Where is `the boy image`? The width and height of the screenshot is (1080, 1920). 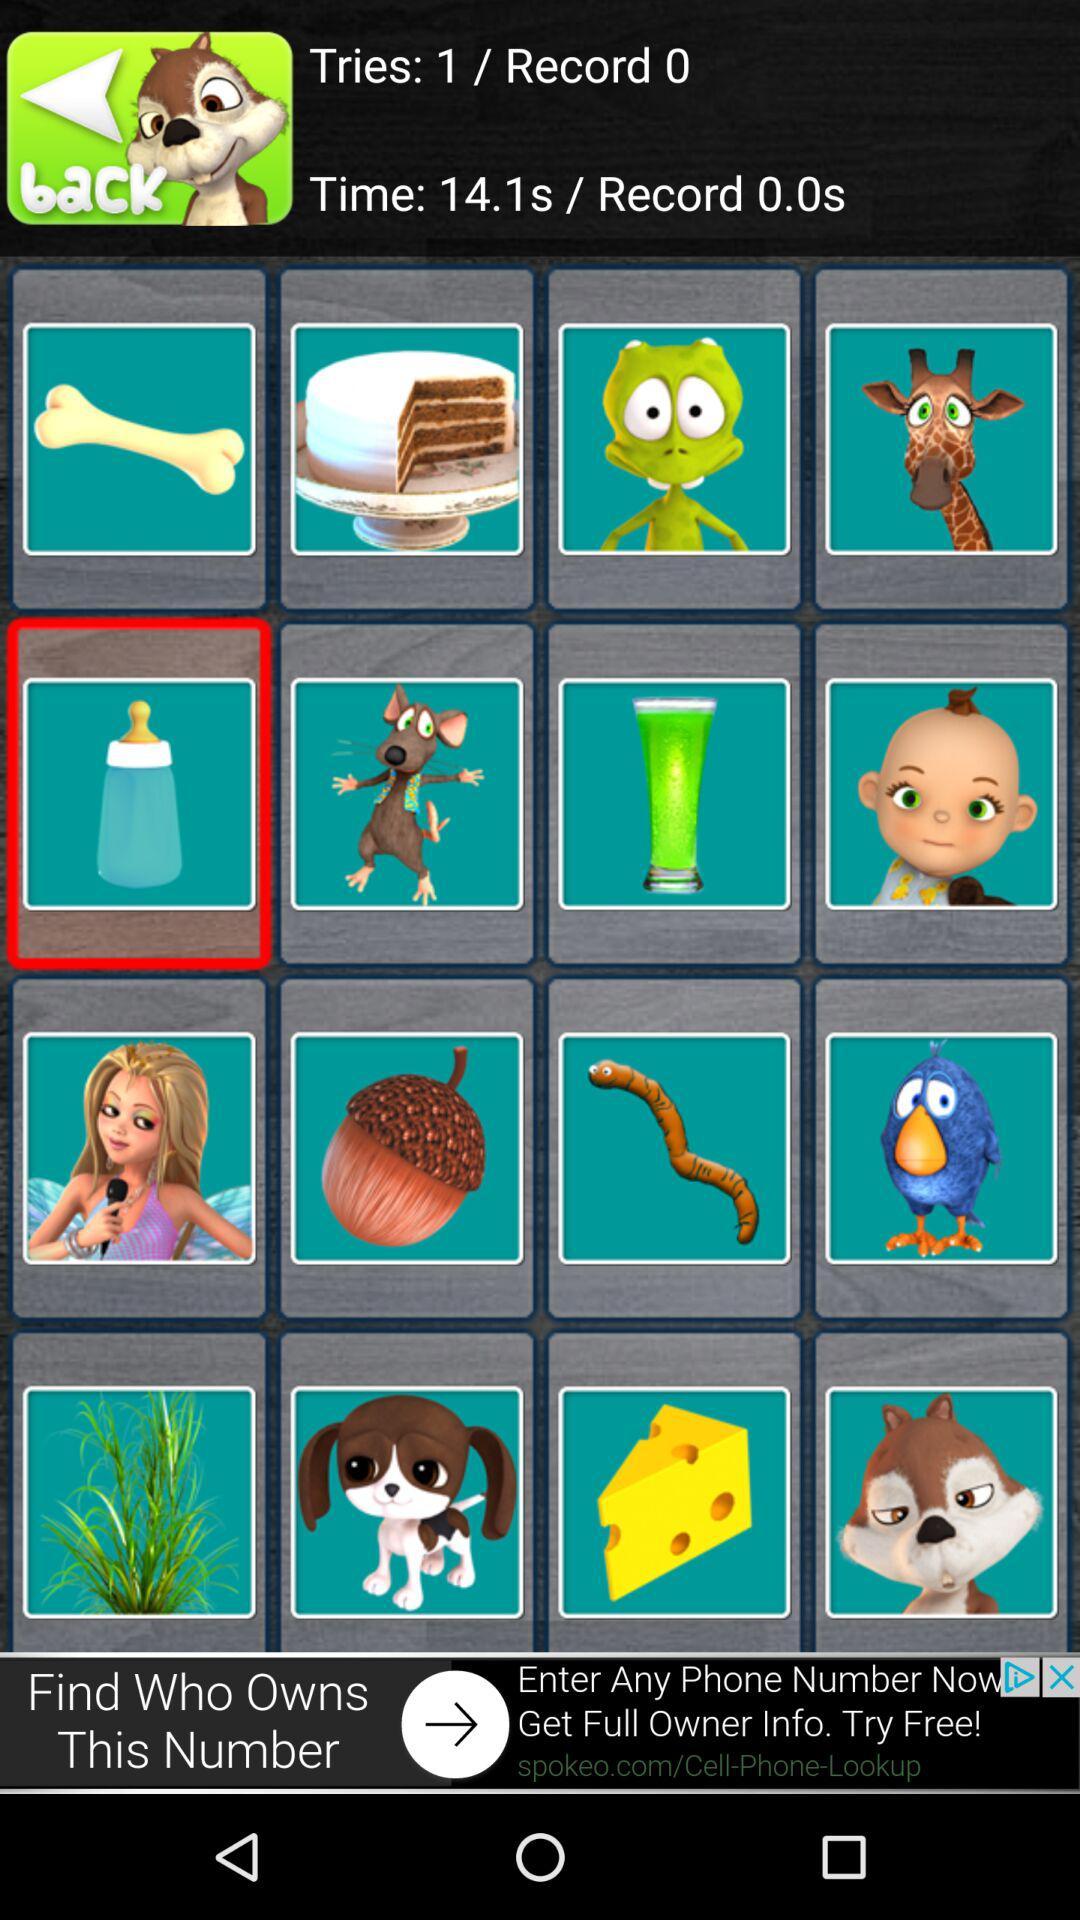 the boy image is located at coordinates (941, 792).